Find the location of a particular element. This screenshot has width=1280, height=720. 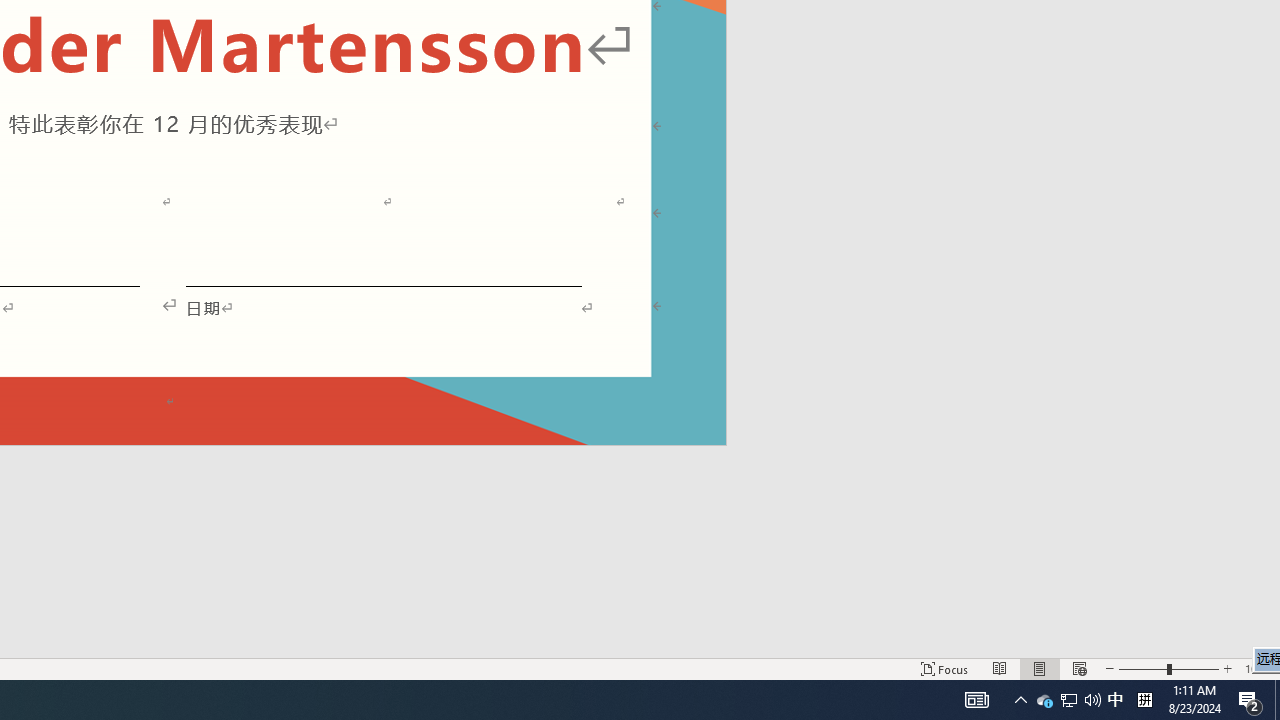

'Focus ' is located at coordinates (943, 669).